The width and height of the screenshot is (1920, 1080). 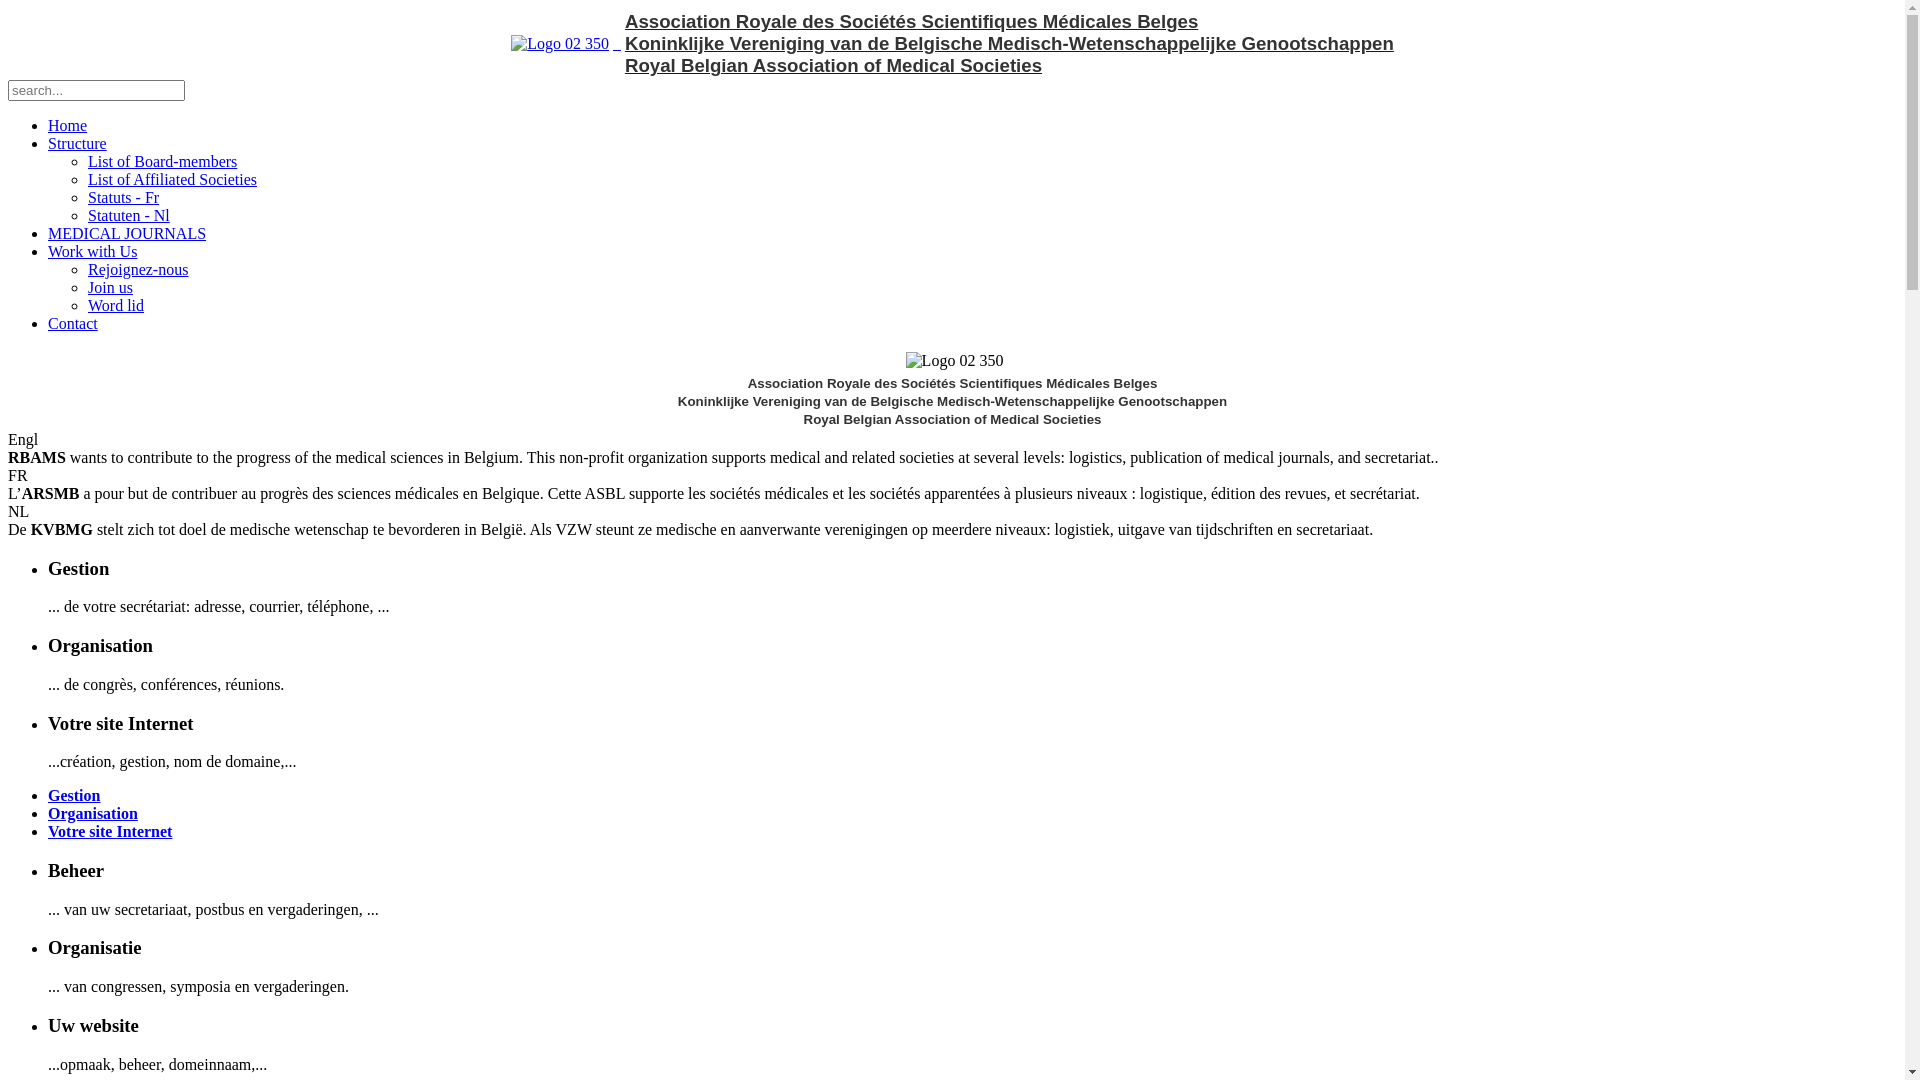 What do you see at coordinates (77, 142) in the screenshot?
I see `'Structure'` at bounding box center [77, 142].